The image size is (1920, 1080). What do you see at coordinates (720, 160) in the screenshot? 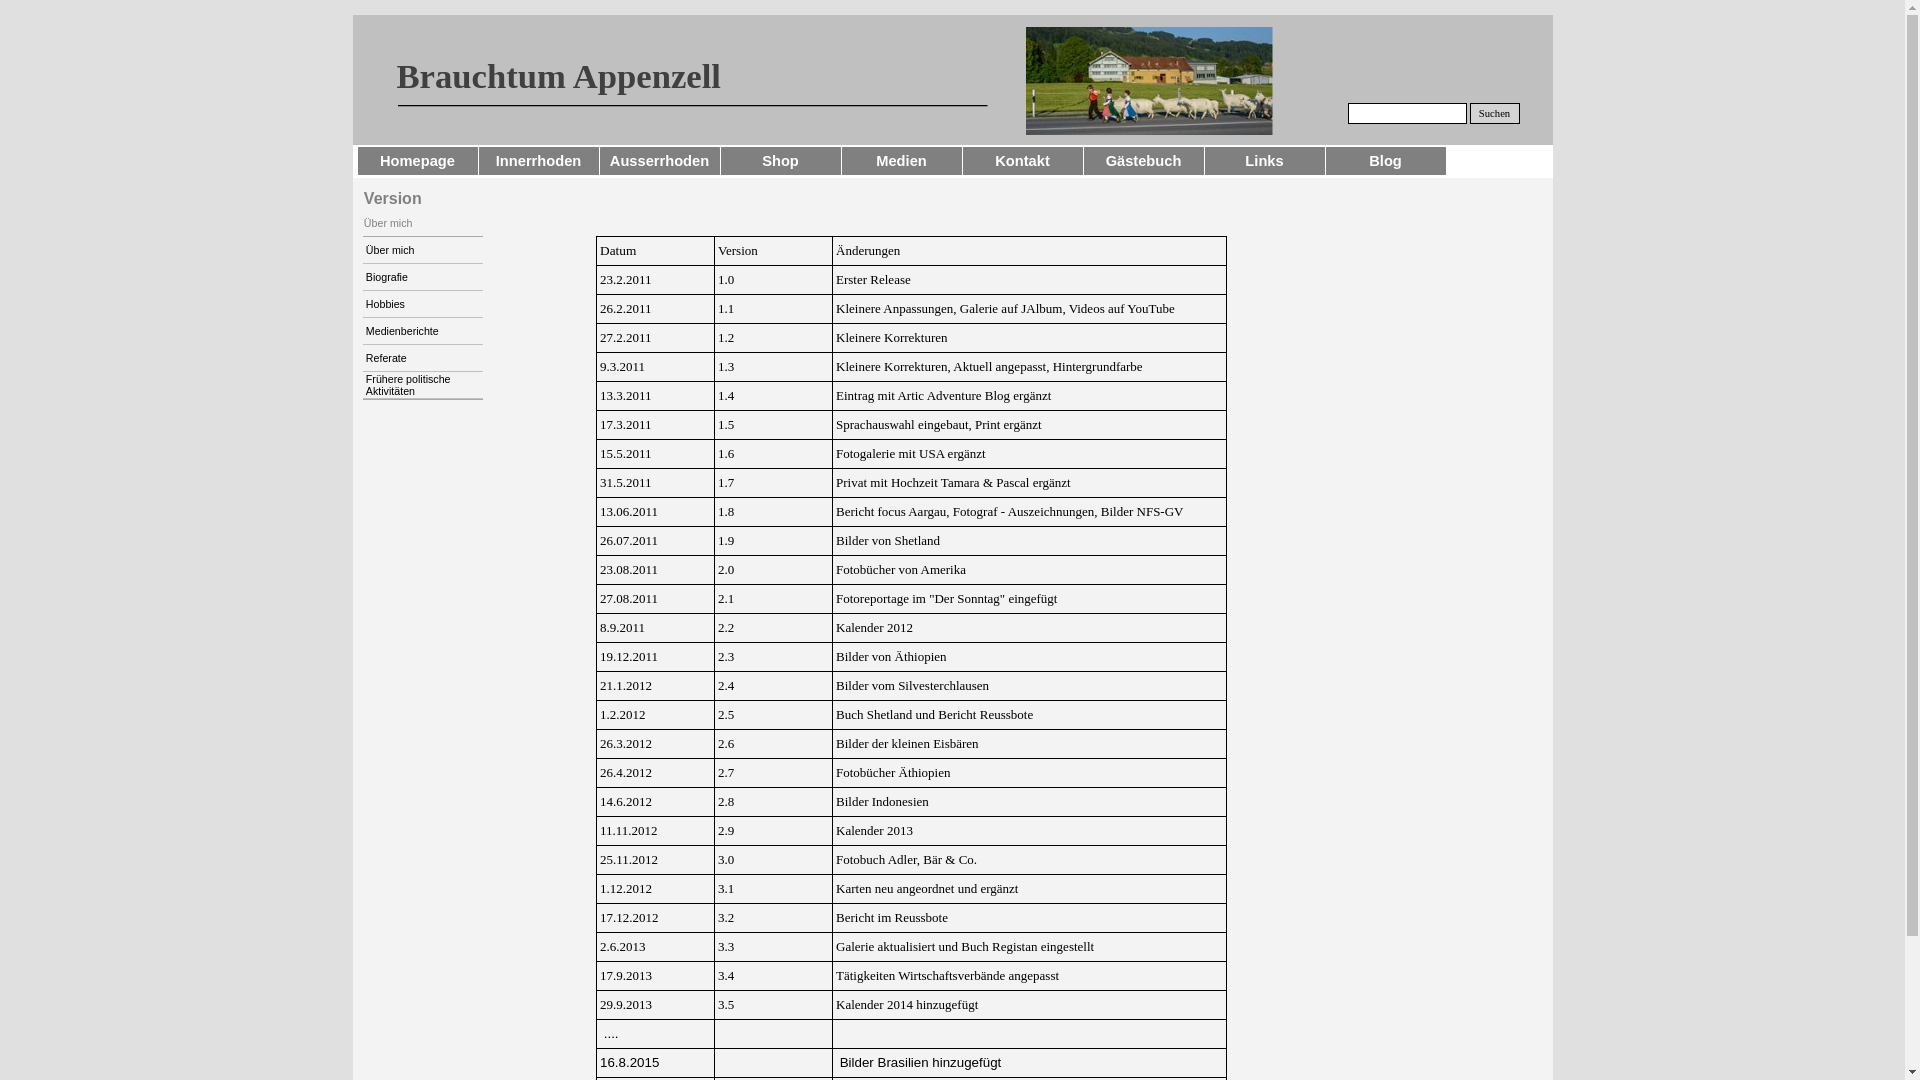
I see `'Shop'` at bounding box center [720, 160].